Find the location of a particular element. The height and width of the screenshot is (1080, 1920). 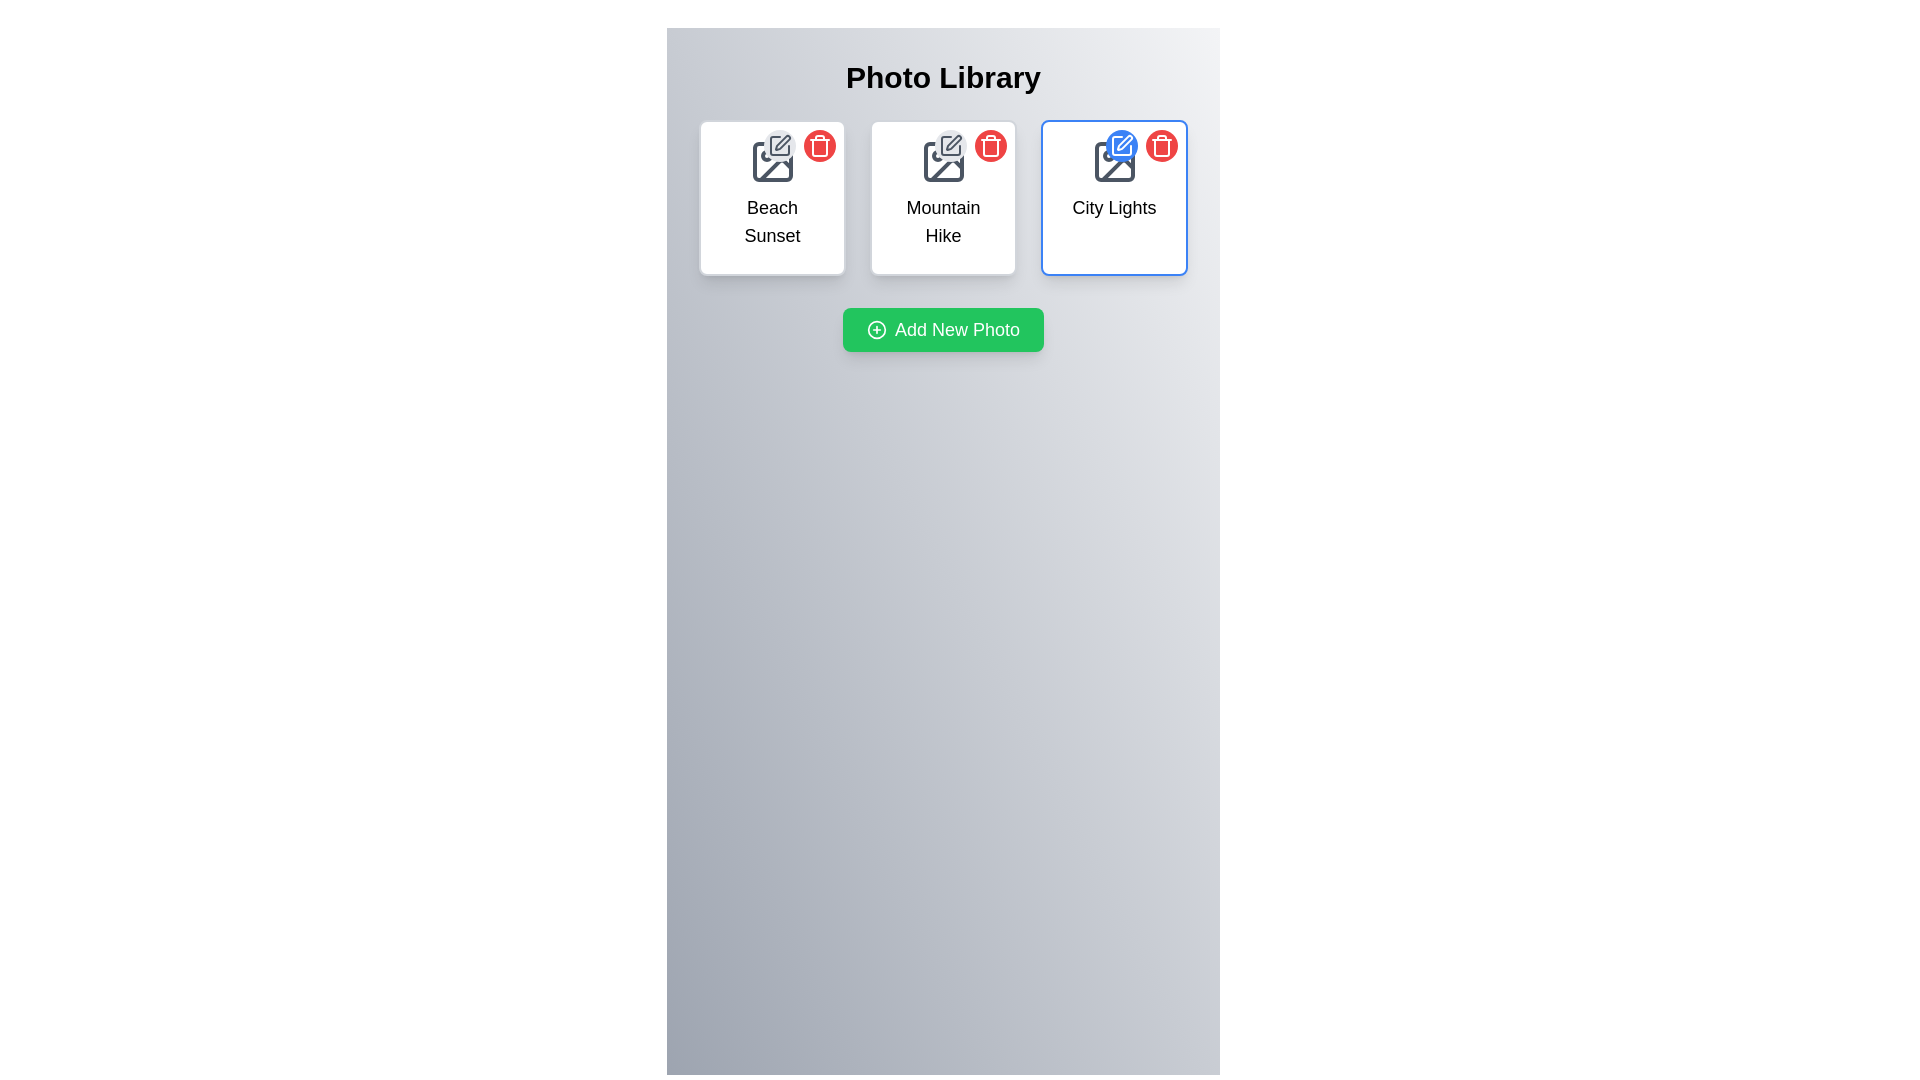

the square photo icon with rounded corners located in the top-center area of the 'City Lights' photo card is located at coordinates (1113, 161).